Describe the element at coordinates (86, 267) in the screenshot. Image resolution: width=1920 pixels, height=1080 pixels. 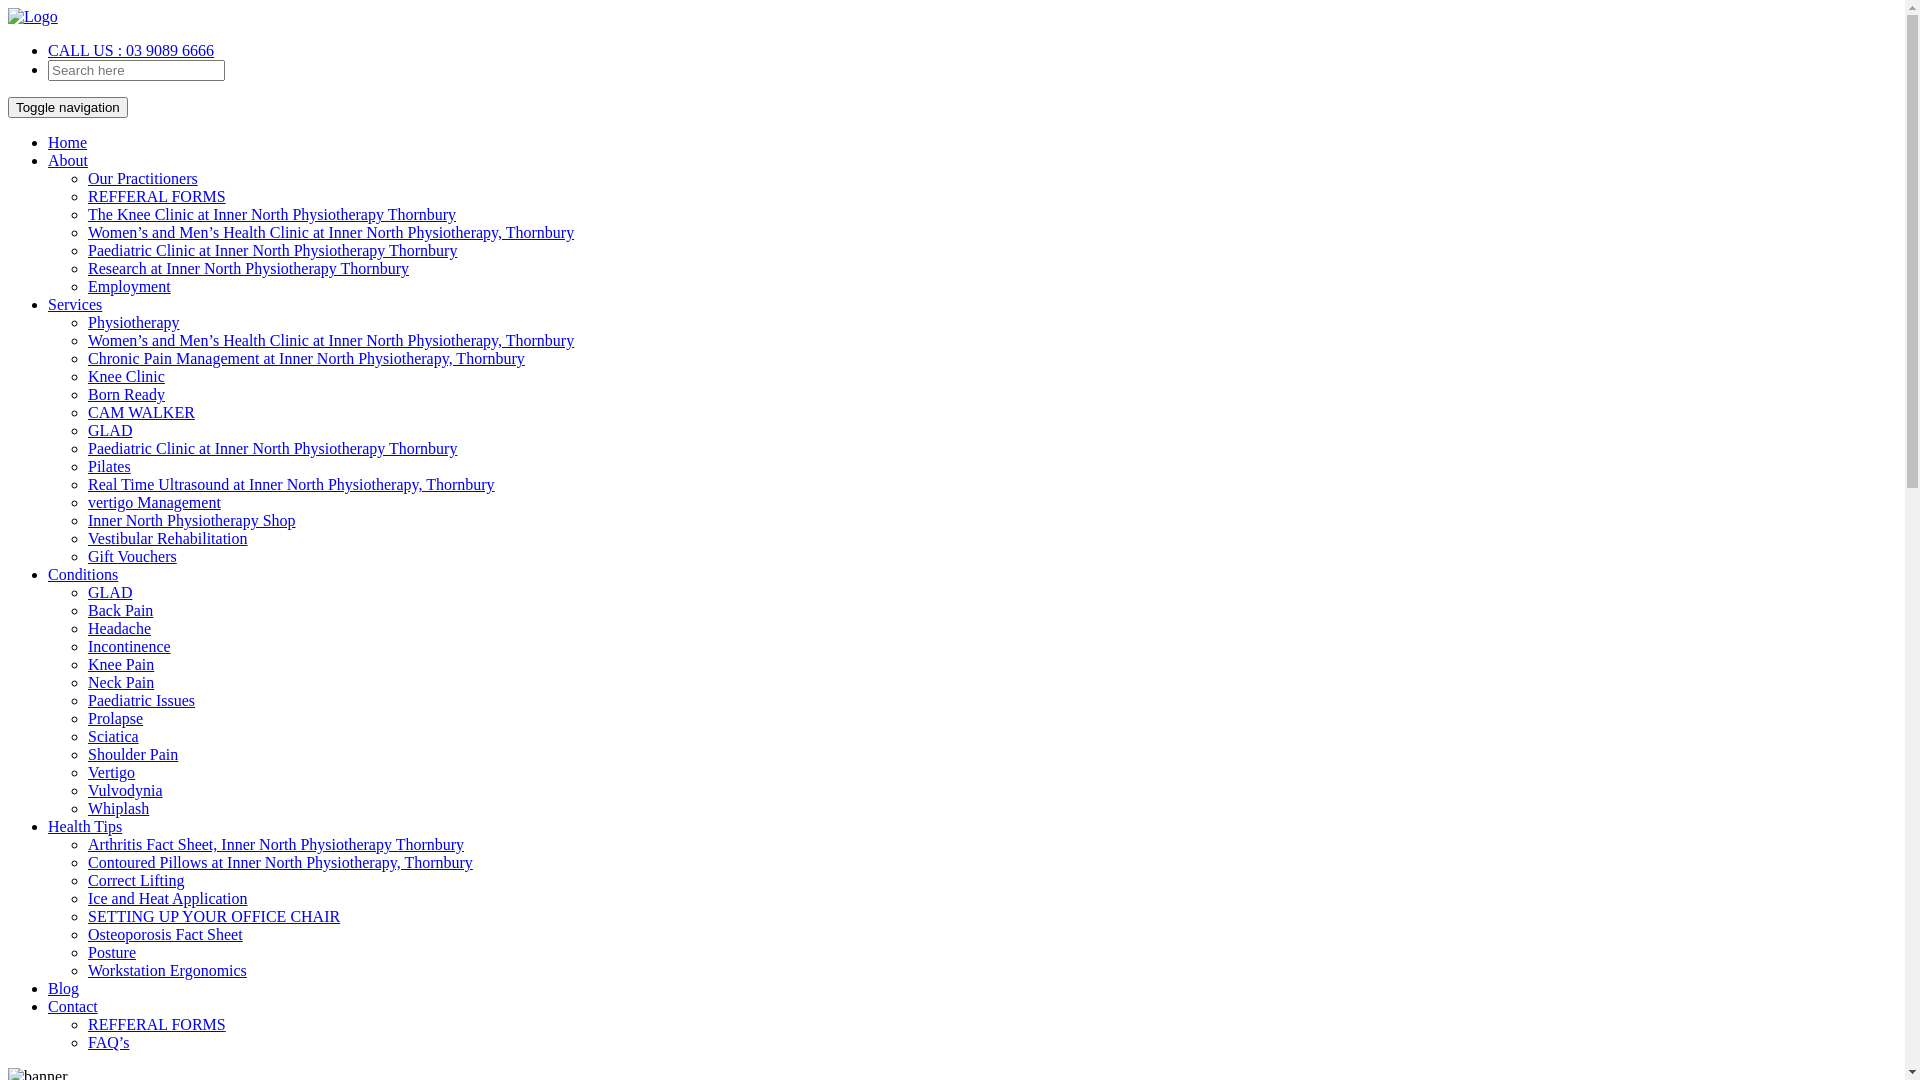
I see `'Research at Inner North Physiotherapy Thornbury'` at that location.